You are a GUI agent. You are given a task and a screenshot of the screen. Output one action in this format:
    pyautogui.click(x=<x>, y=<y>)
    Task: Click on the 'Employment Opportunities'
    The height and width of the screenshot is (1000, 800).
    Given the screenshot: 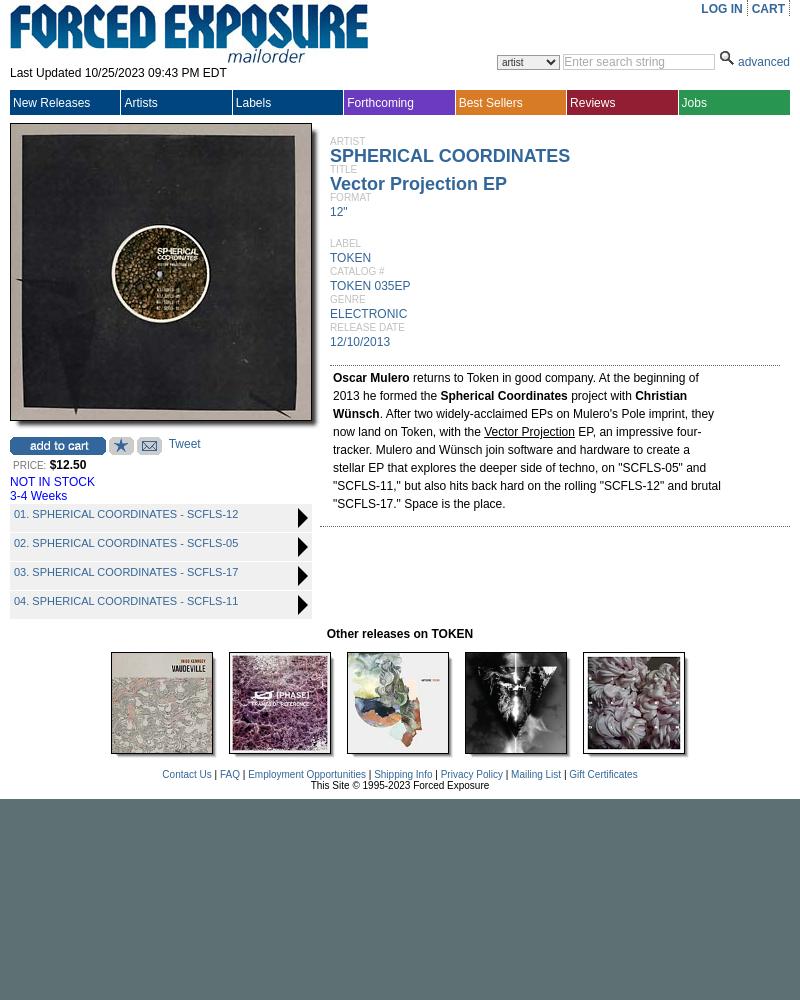 What is the action you would take?
    pyautogui.click(x=305, y=774)
    